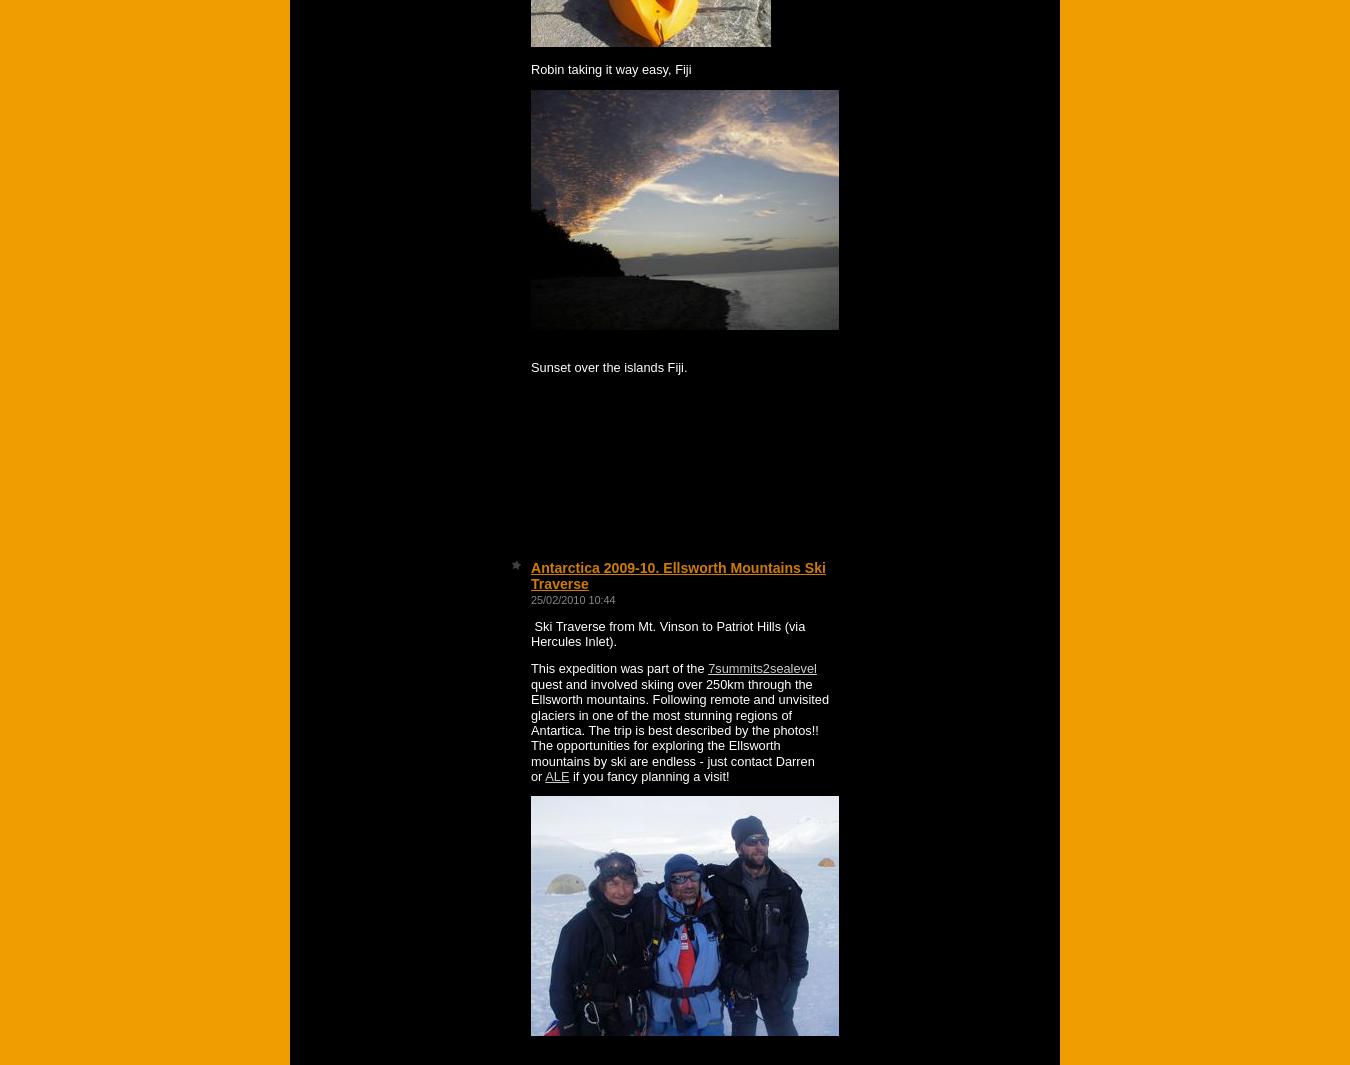 The image size is (1350, 1065). Describe the element at coordinates (572, 598) in the screenshot. I see `'25/02/2010 10:44'` at that location.